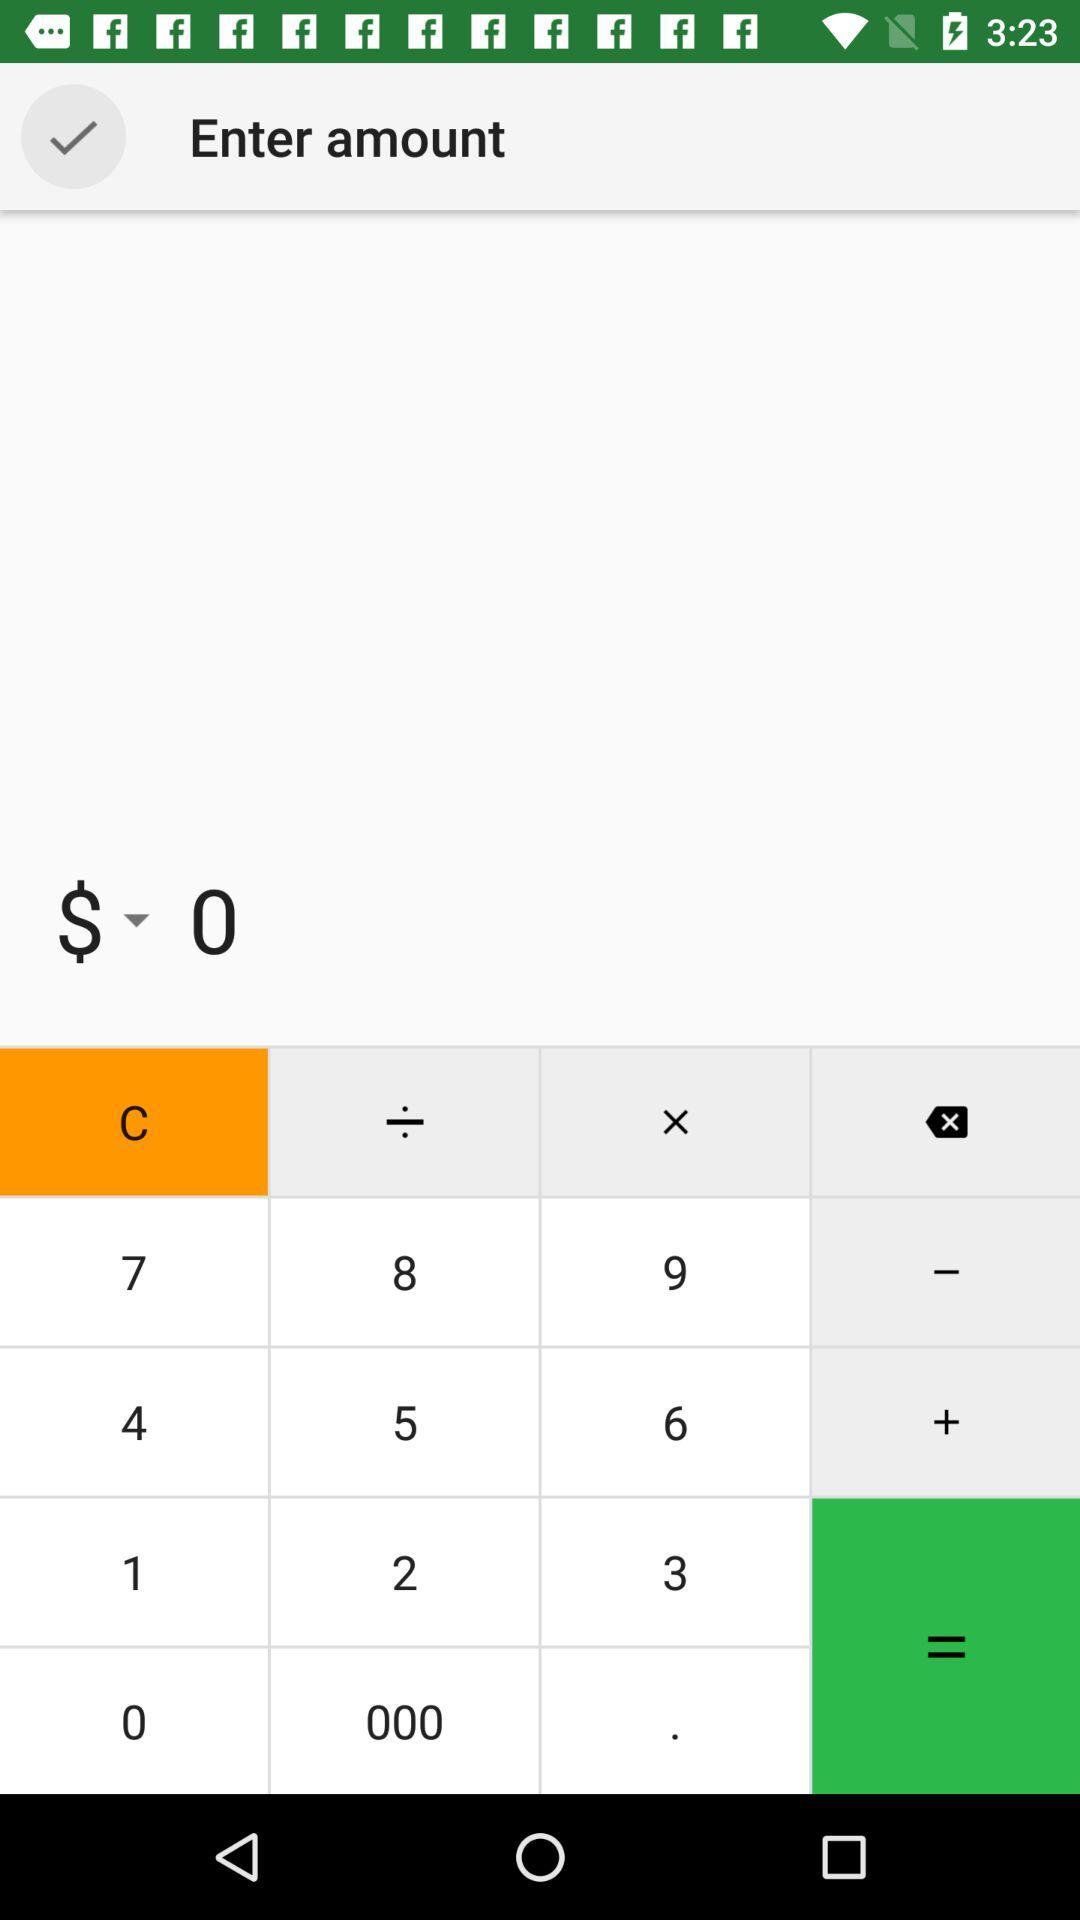 The image size is (1080, 1920). Describe the element at coordinates (404, 1420) in the screenshot. I see `the icon to the left of the 9 item` at that location.